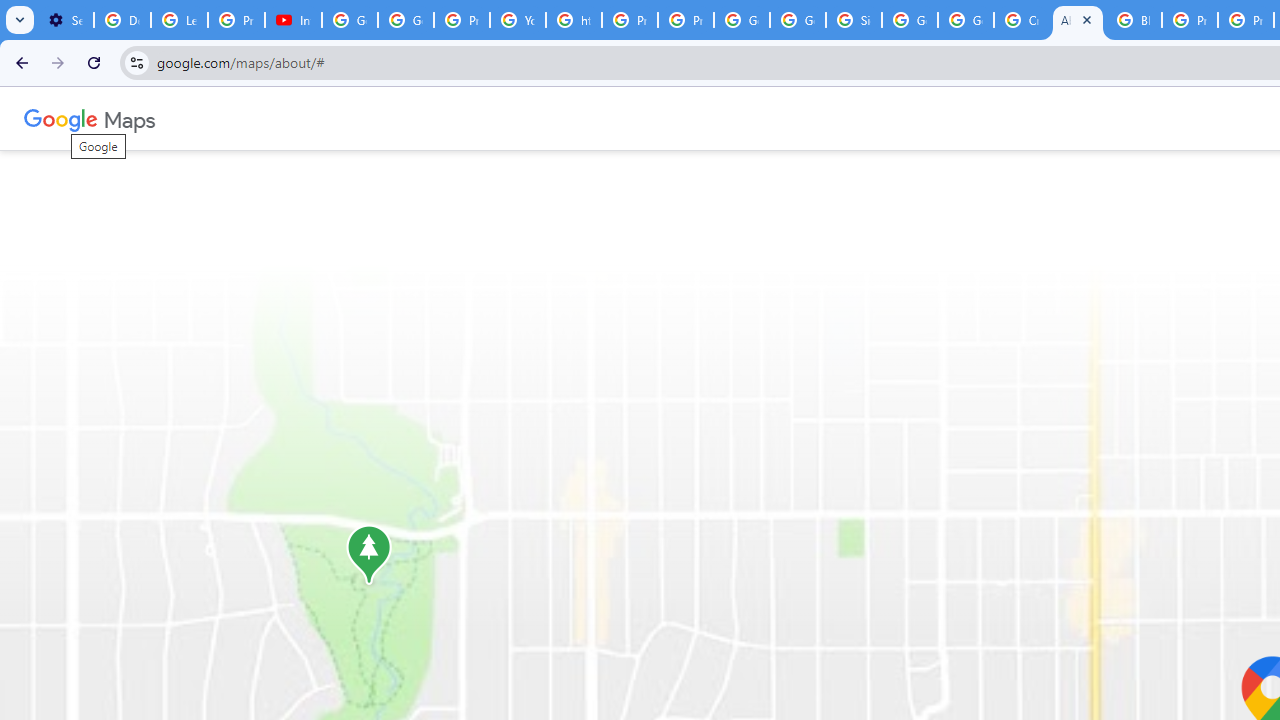 Image resolution: width=1280 pixels, height=720 pixels. I want to click on 'Settings - Customize profile', so click(65, 20).